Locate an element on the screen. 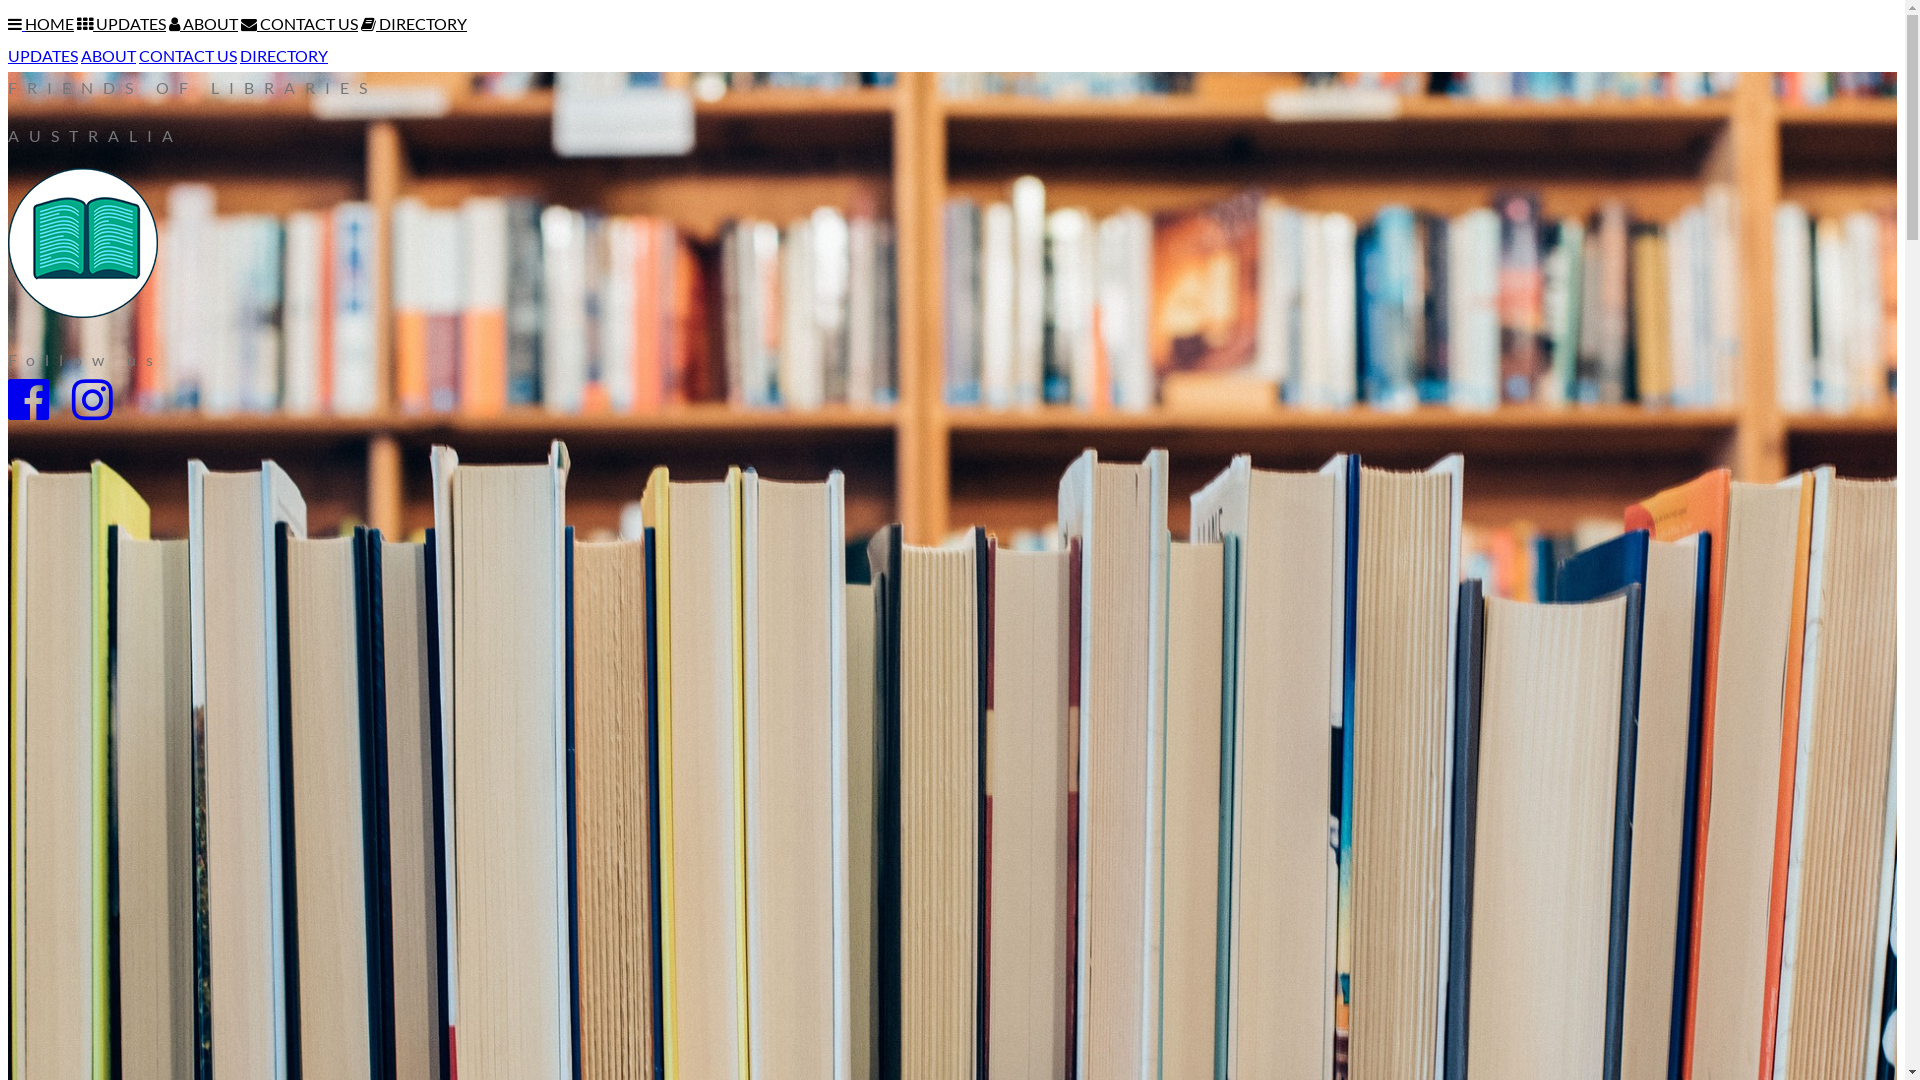  'UPDATES' is located at coordinates (120, 23).